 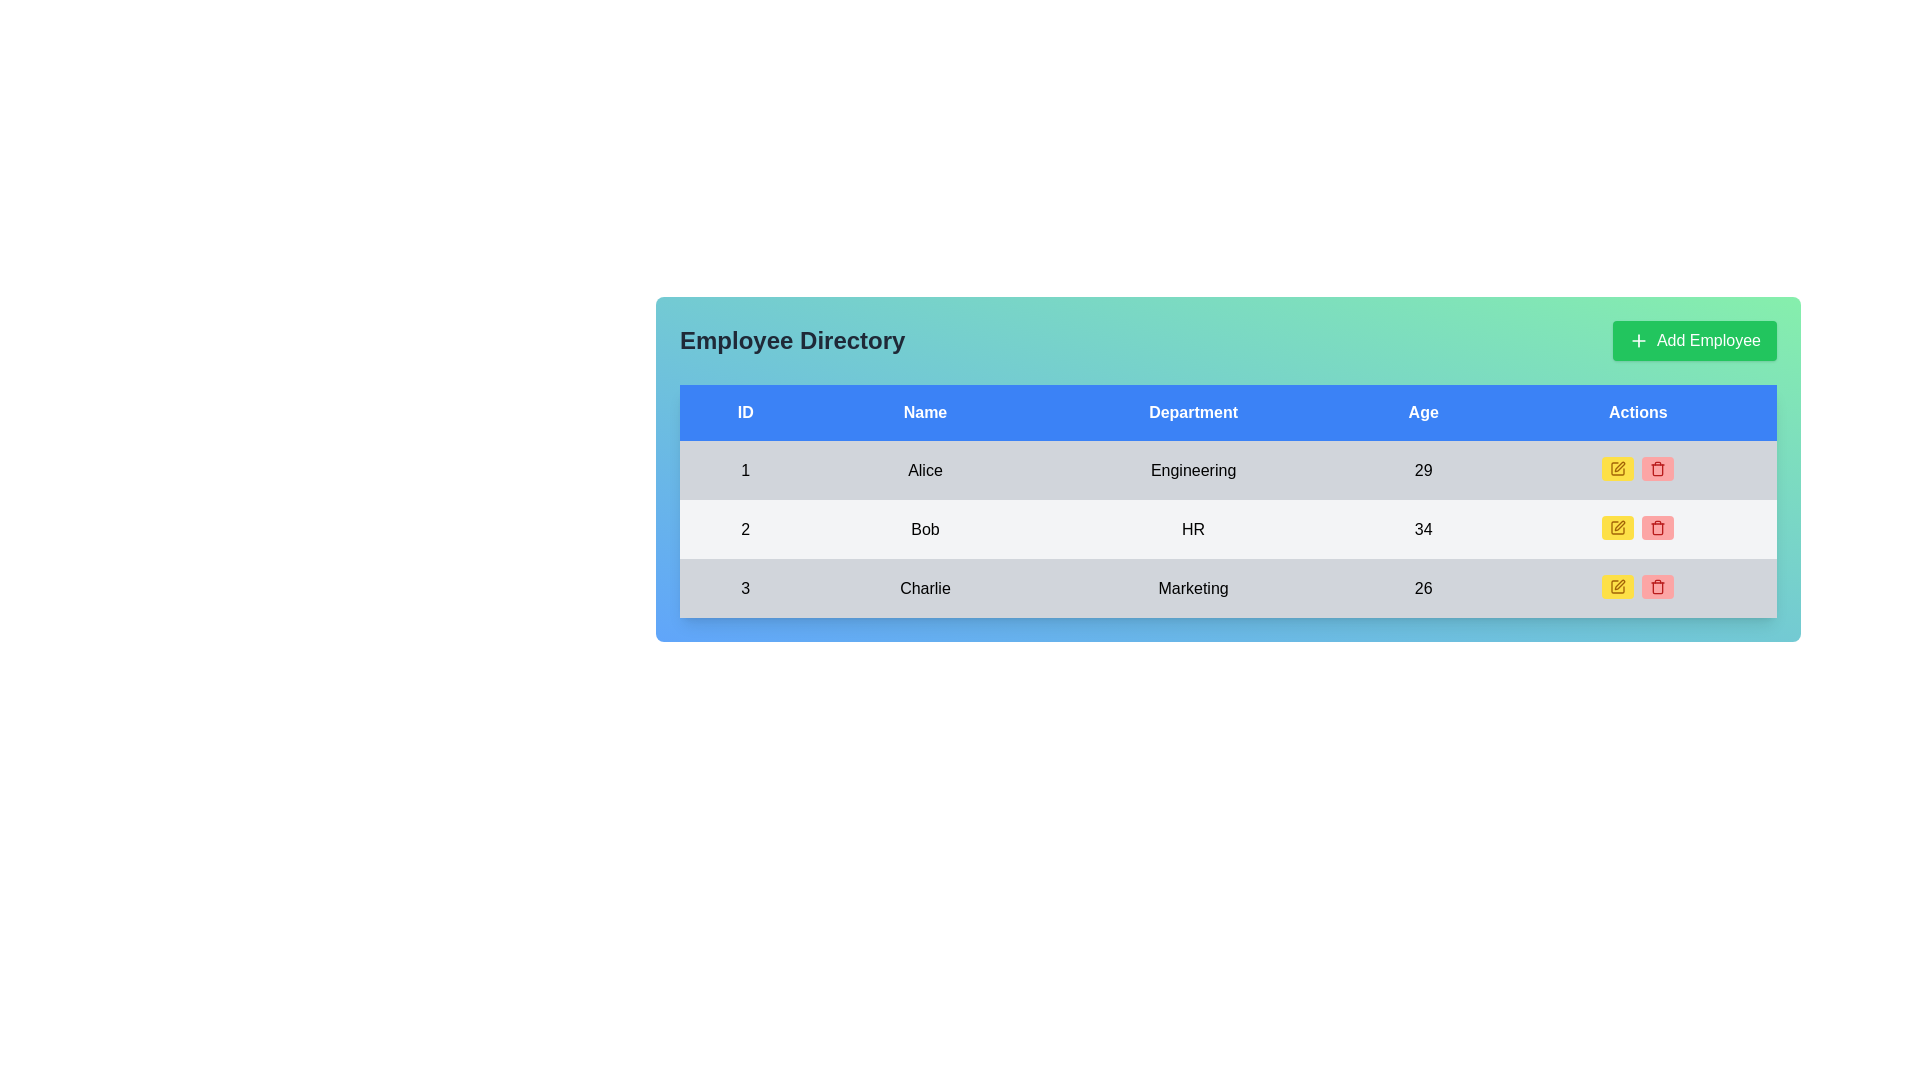 What do you see at coordinates (1193, 528) in the screenshot?
I see `the static text label displaying 'HR' in the 'Department' column for the entry 'Bob' in the table` at bounding box center [1193, 528].